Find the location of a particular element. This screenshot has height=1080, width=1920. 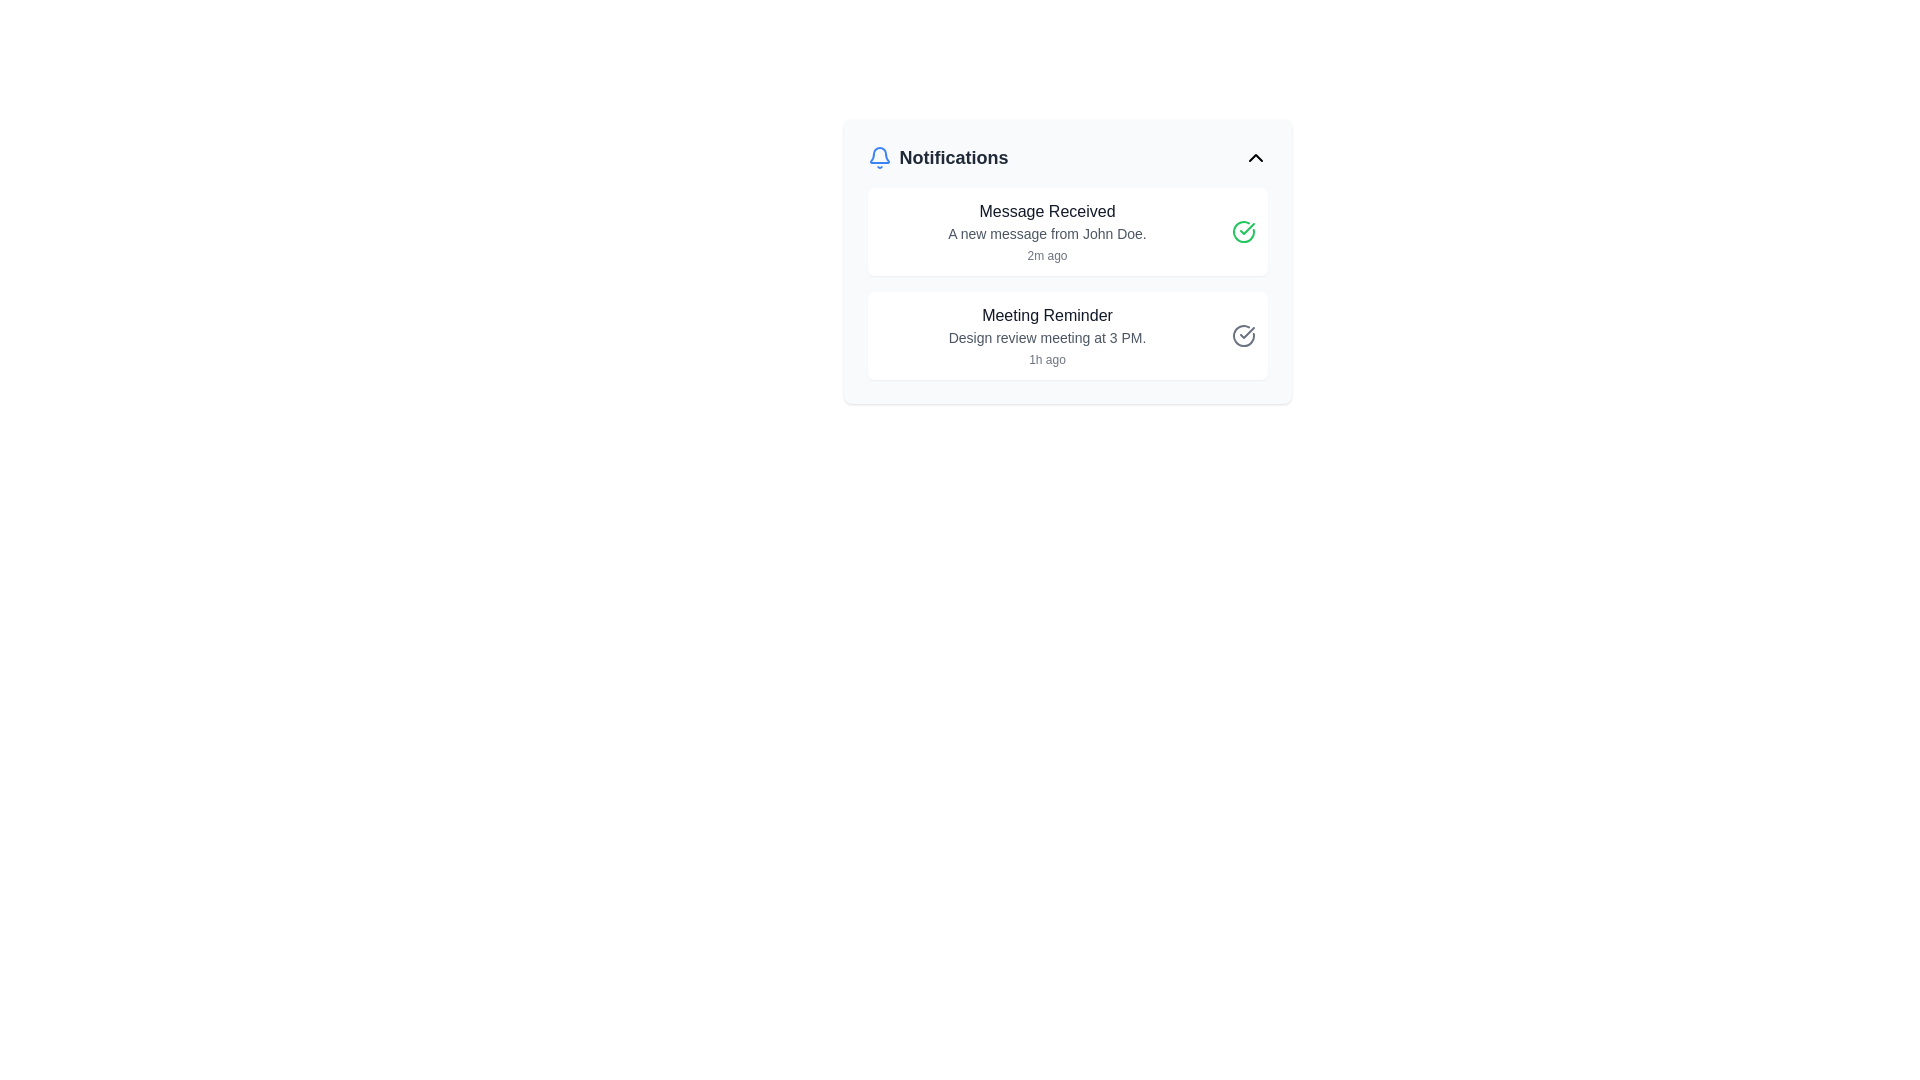

the timestamp text indicating that an event occurred one hour ago, located below the 'Design review meeting at 3 PM.' line in the 'Meeting Reminder' section is located at coordinates (1046, 358).